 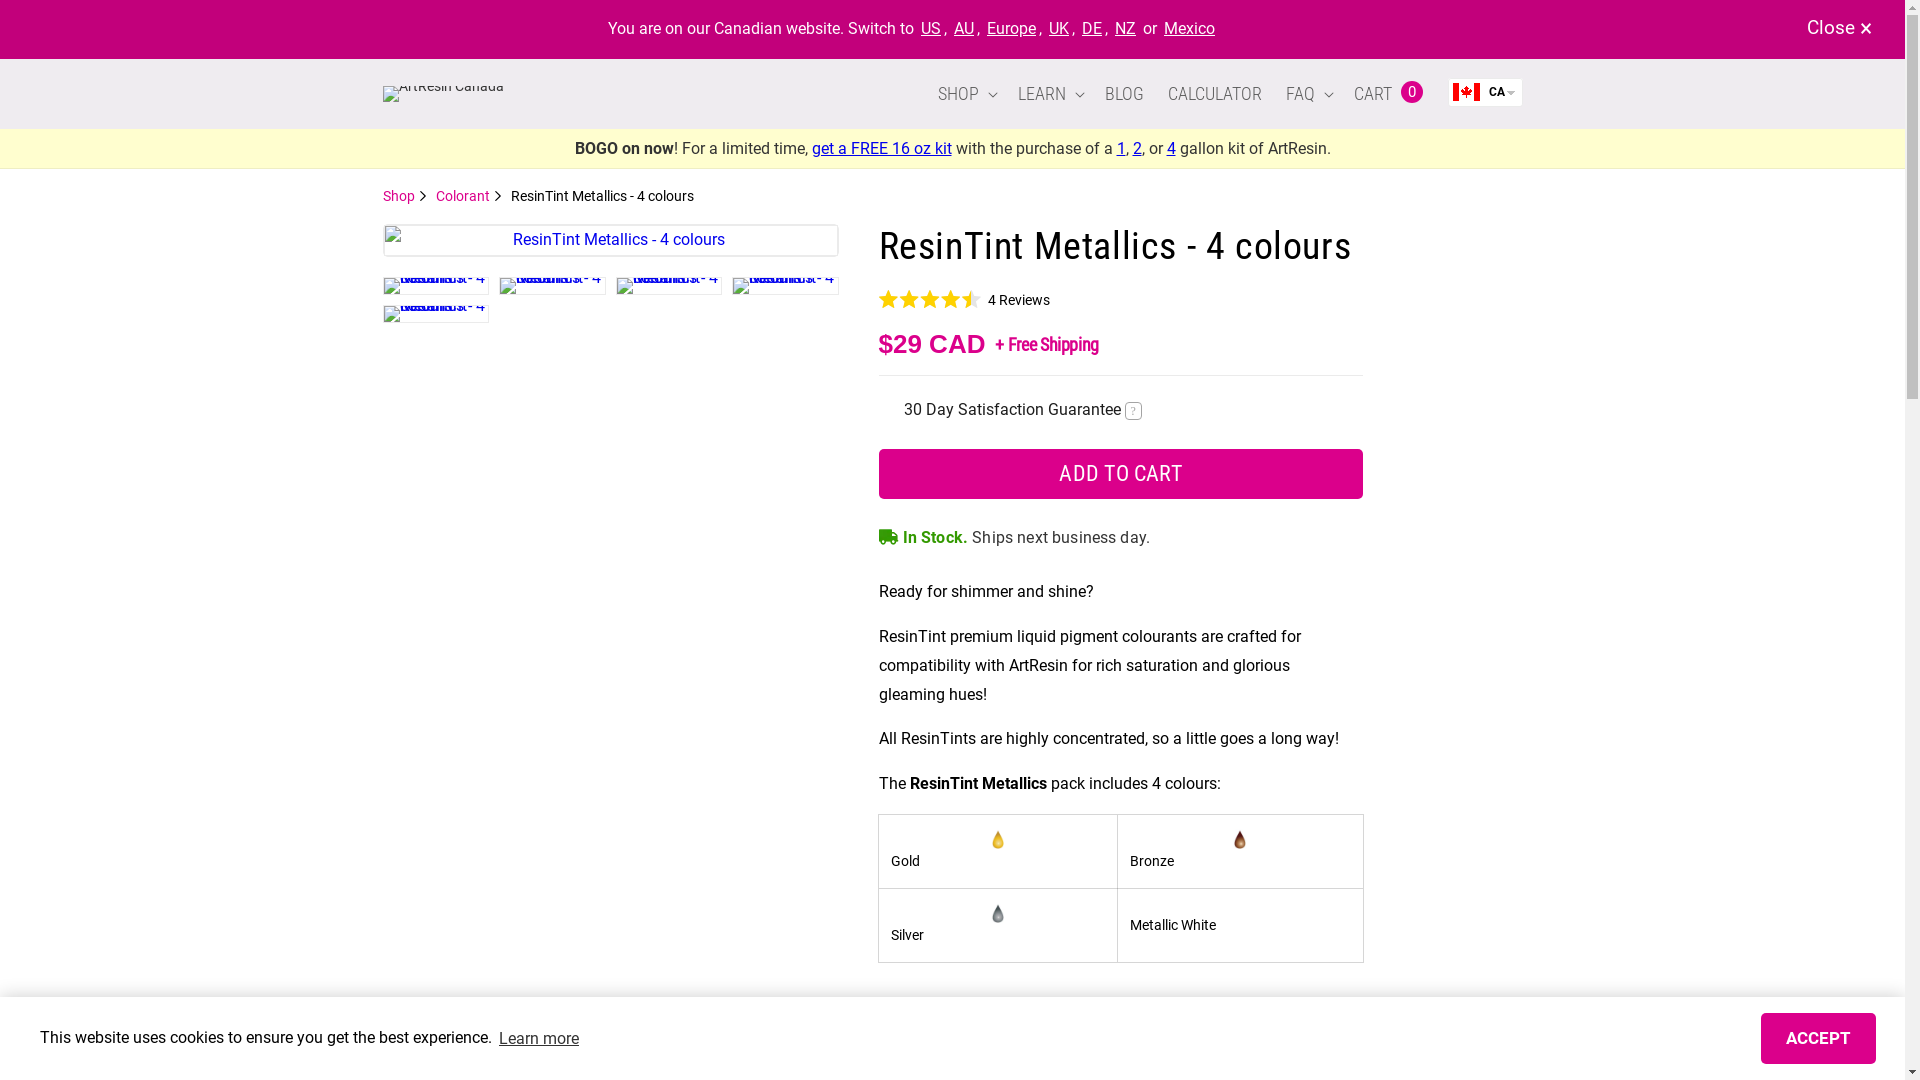 I want to click on 'US', so click(x=930, y=28).